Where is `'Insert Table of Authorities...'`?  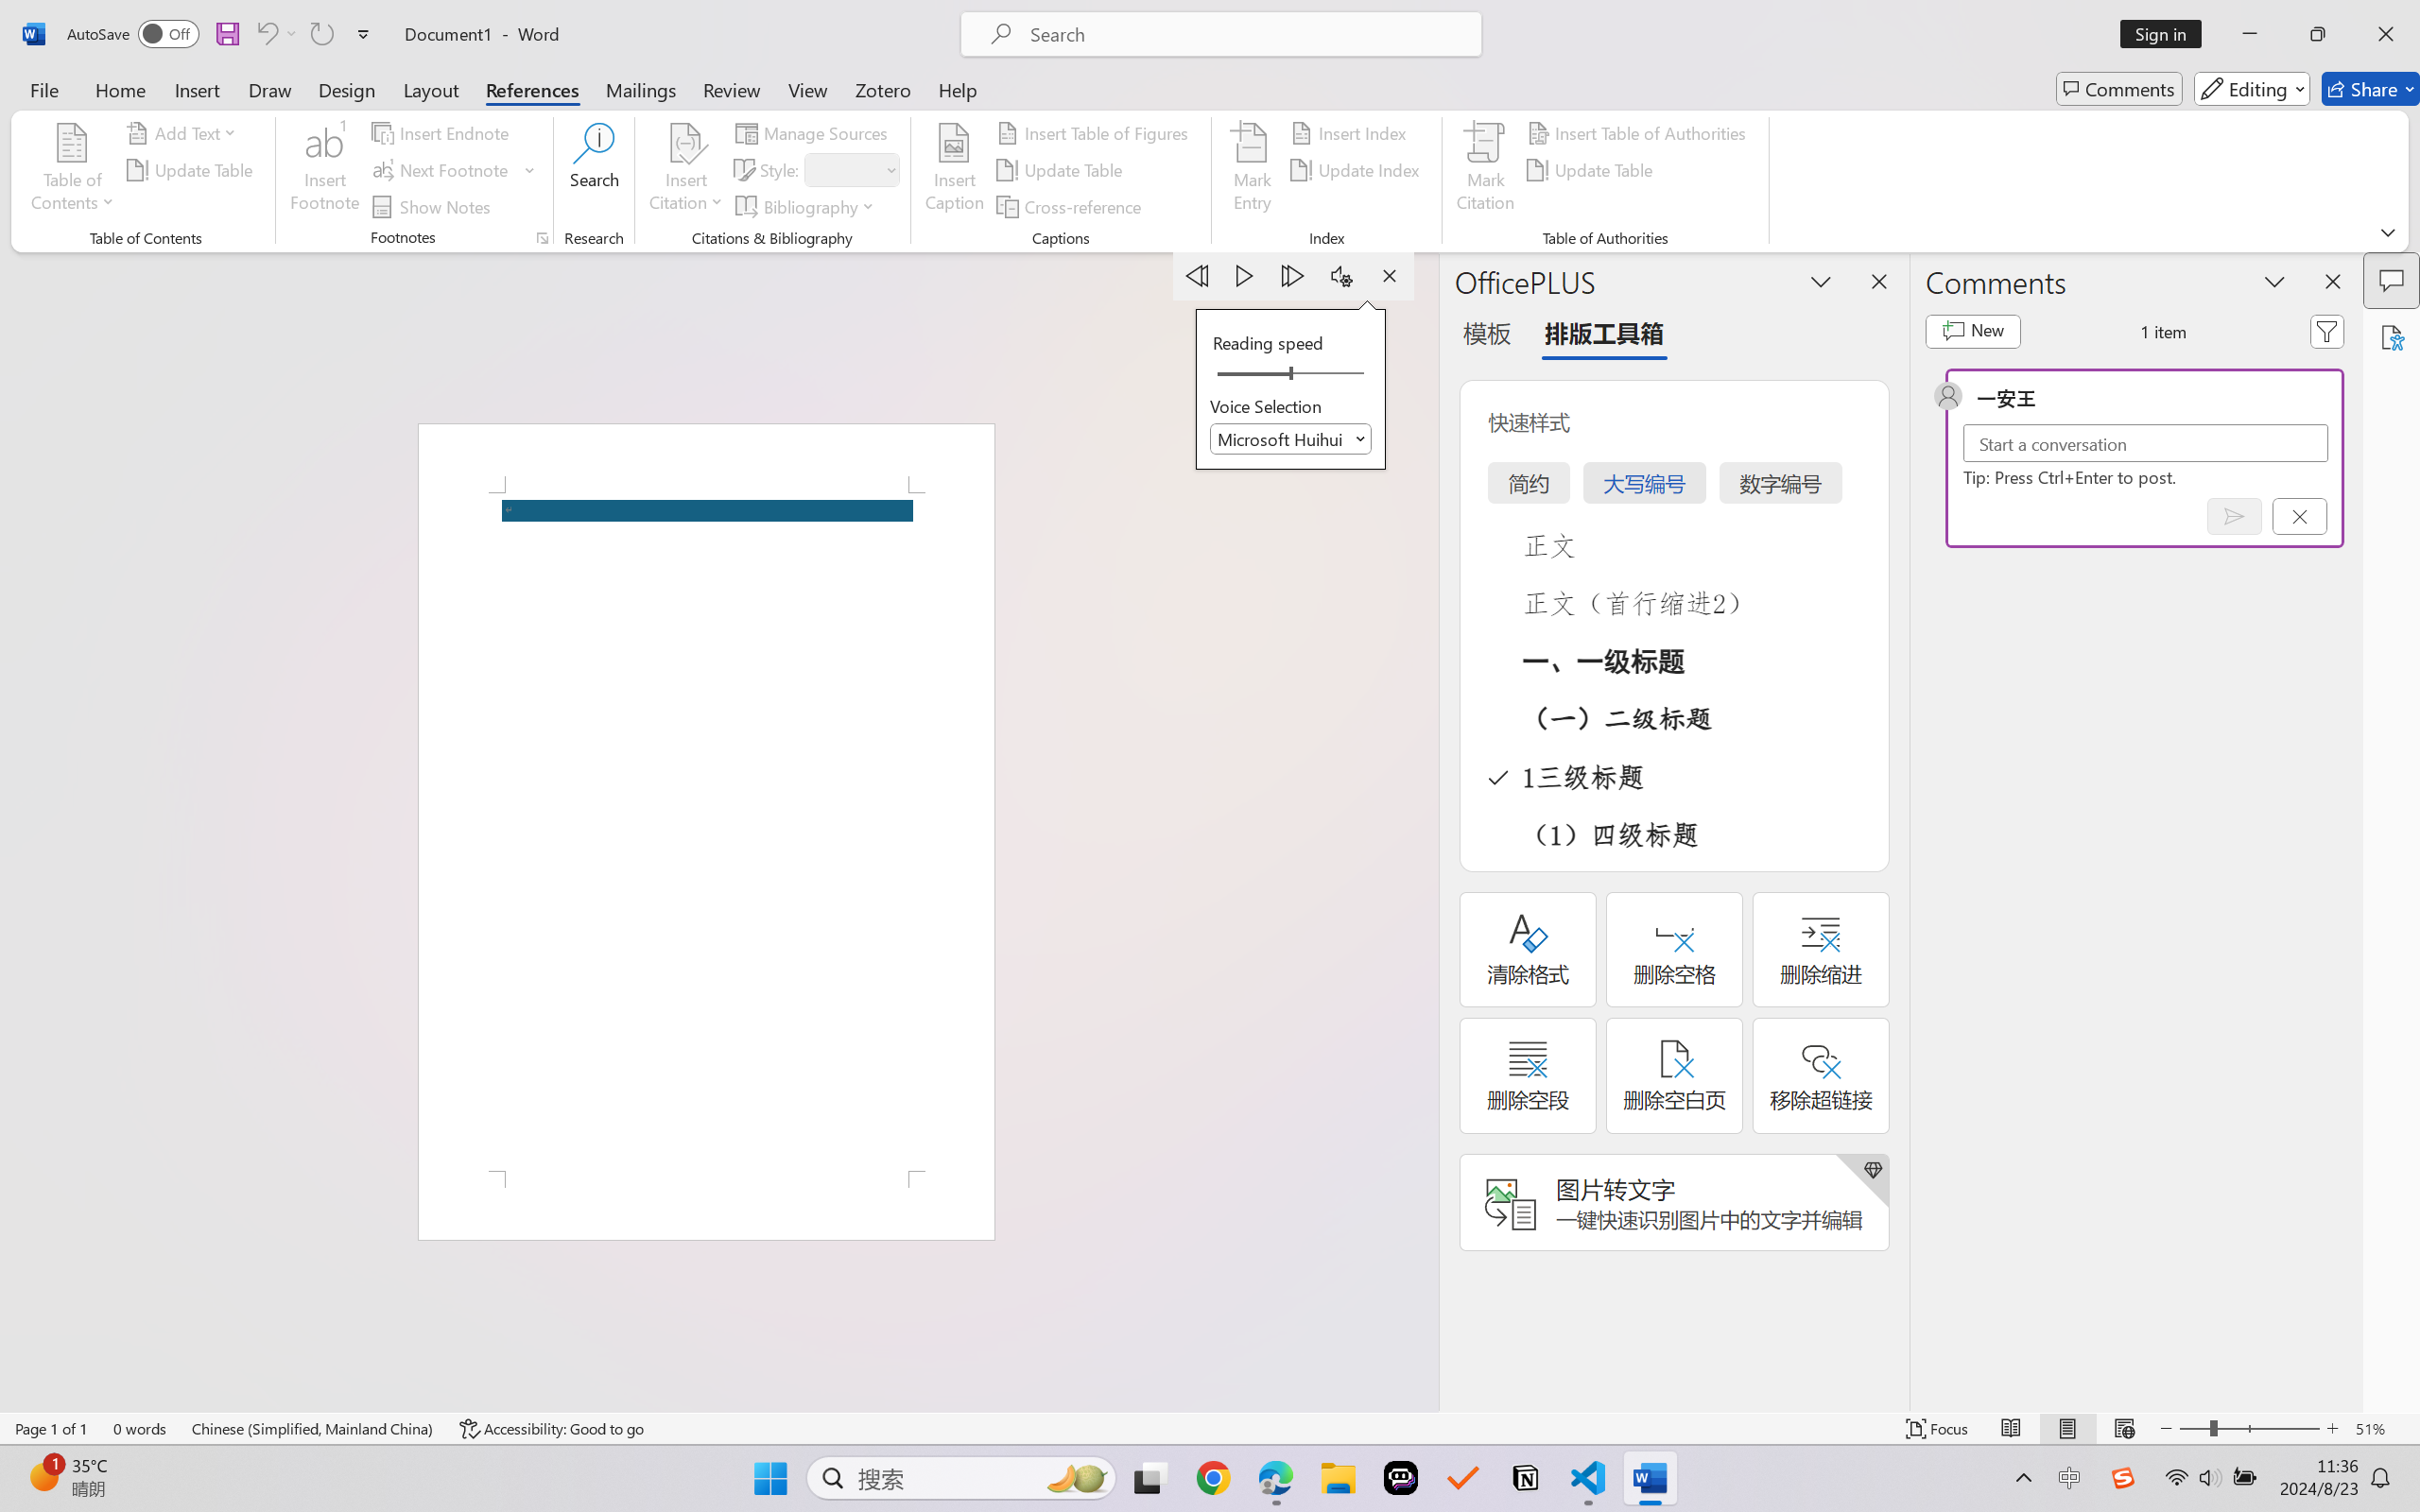 'Insert Table of Authorities...' is located at coordinates (1639, 131).